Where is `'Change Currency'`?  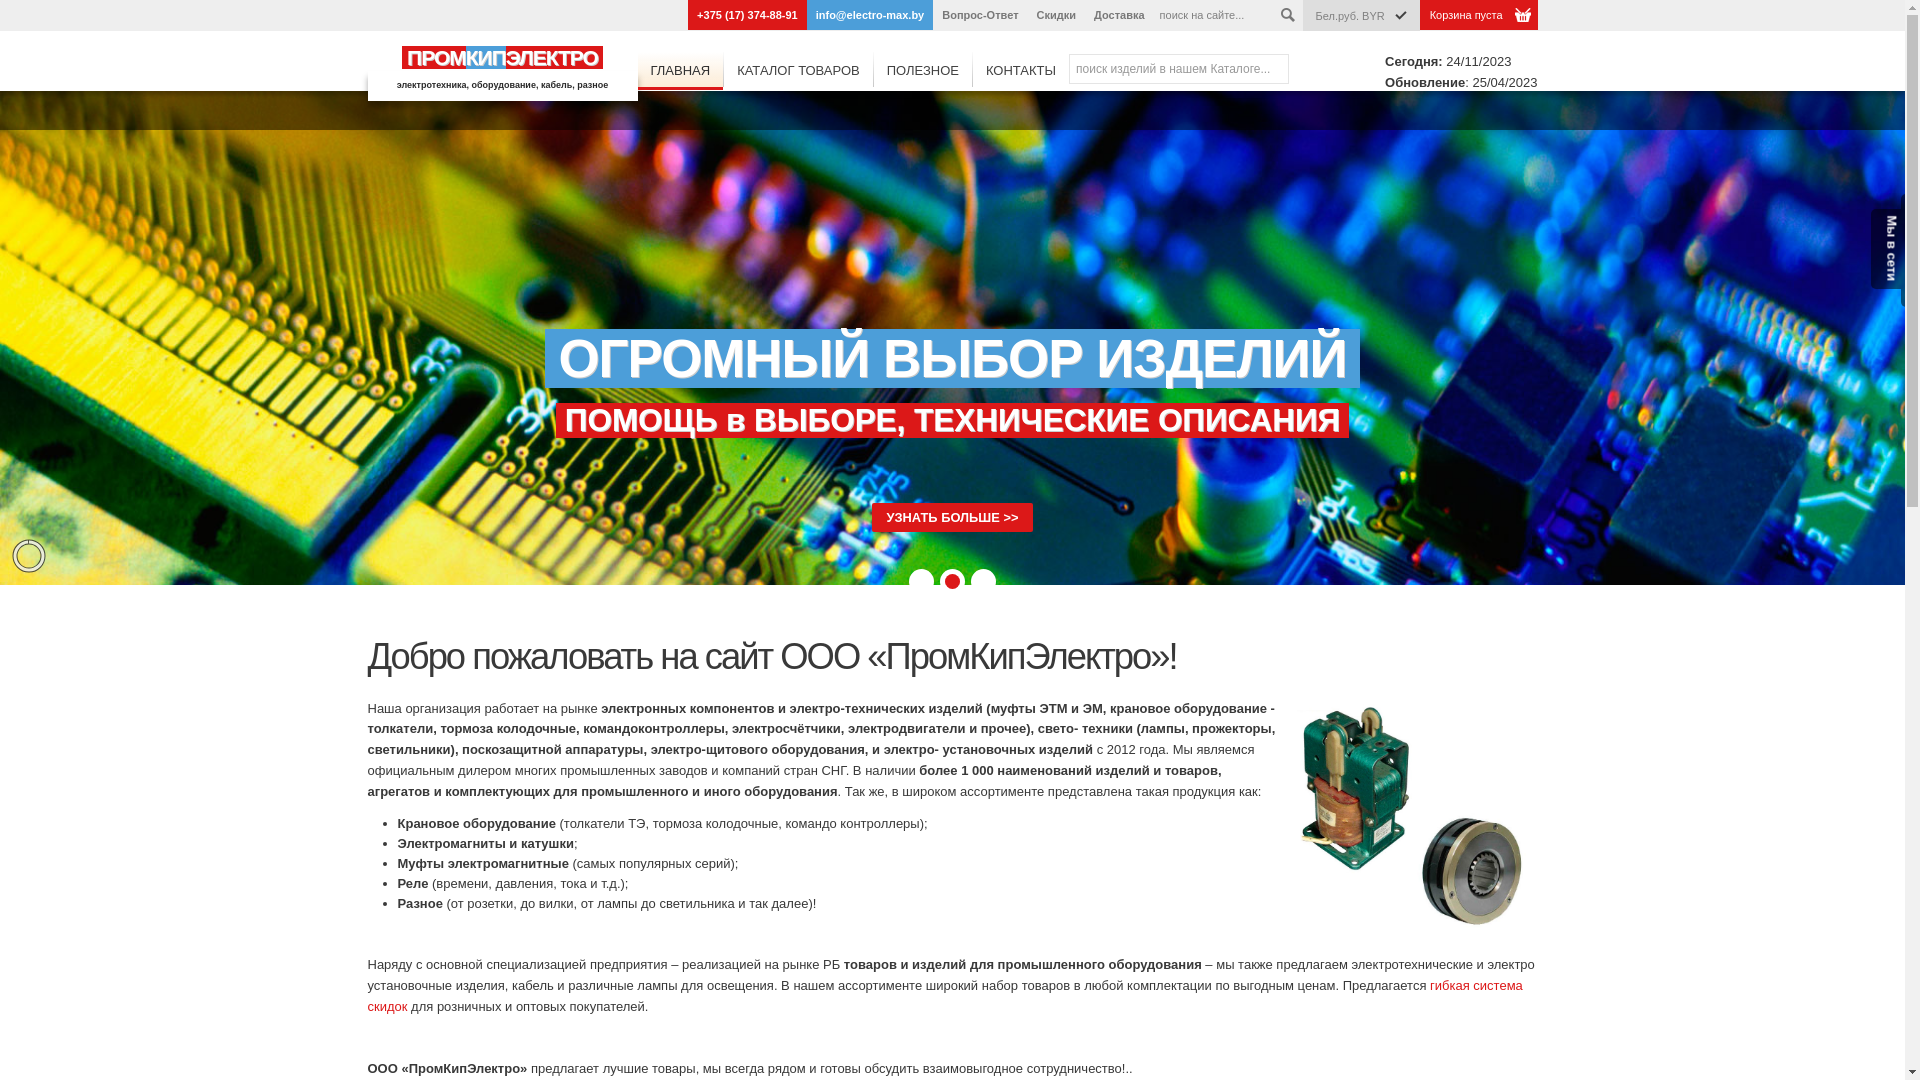
'Change Currency' is located at coordinates (1400, 15).